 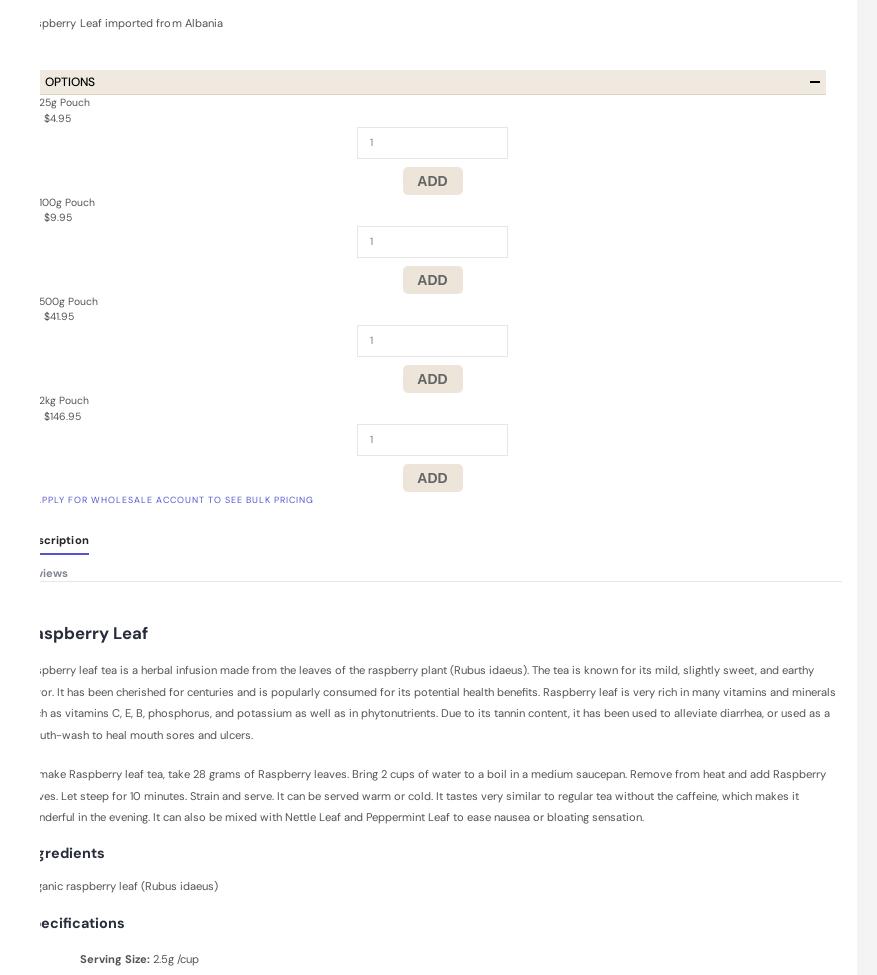 What do you see at coordinates (174, 957) in the screenshot?
I see `'2.5g /cup'` at bounding box center [174, 957].